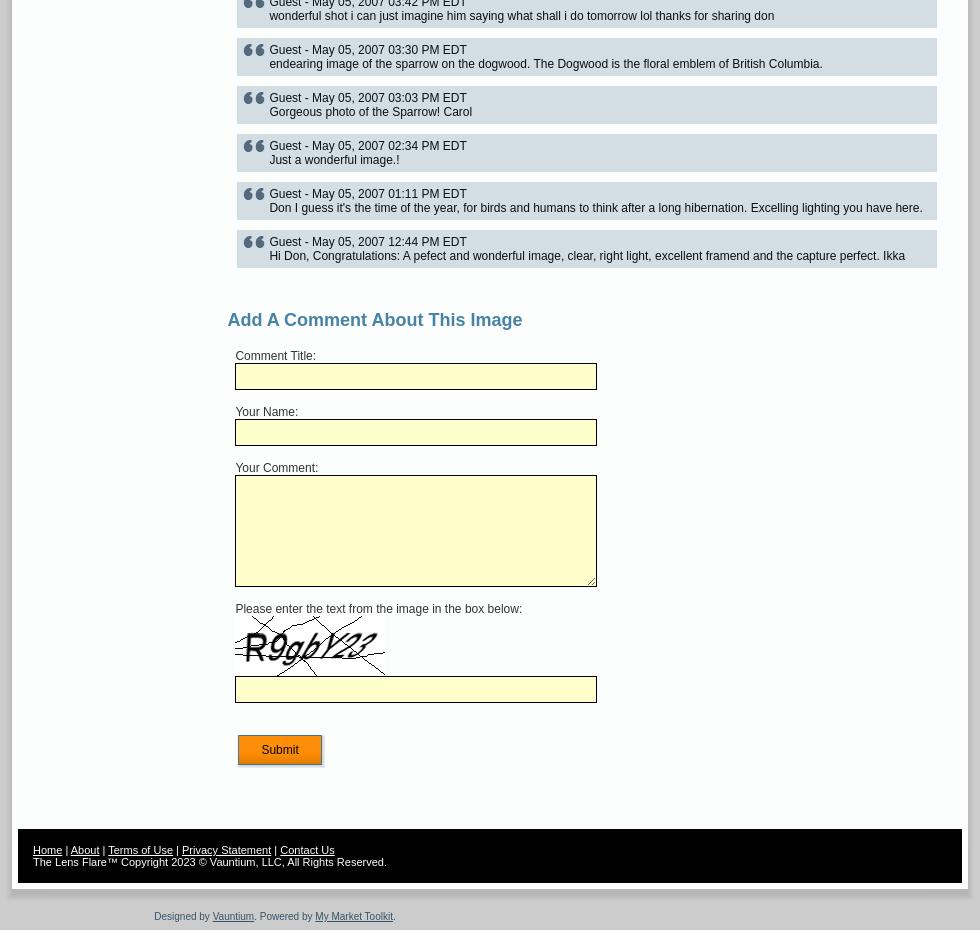  I want to click on 'Please enter the text from the image in the box below:', so click(378, 608).